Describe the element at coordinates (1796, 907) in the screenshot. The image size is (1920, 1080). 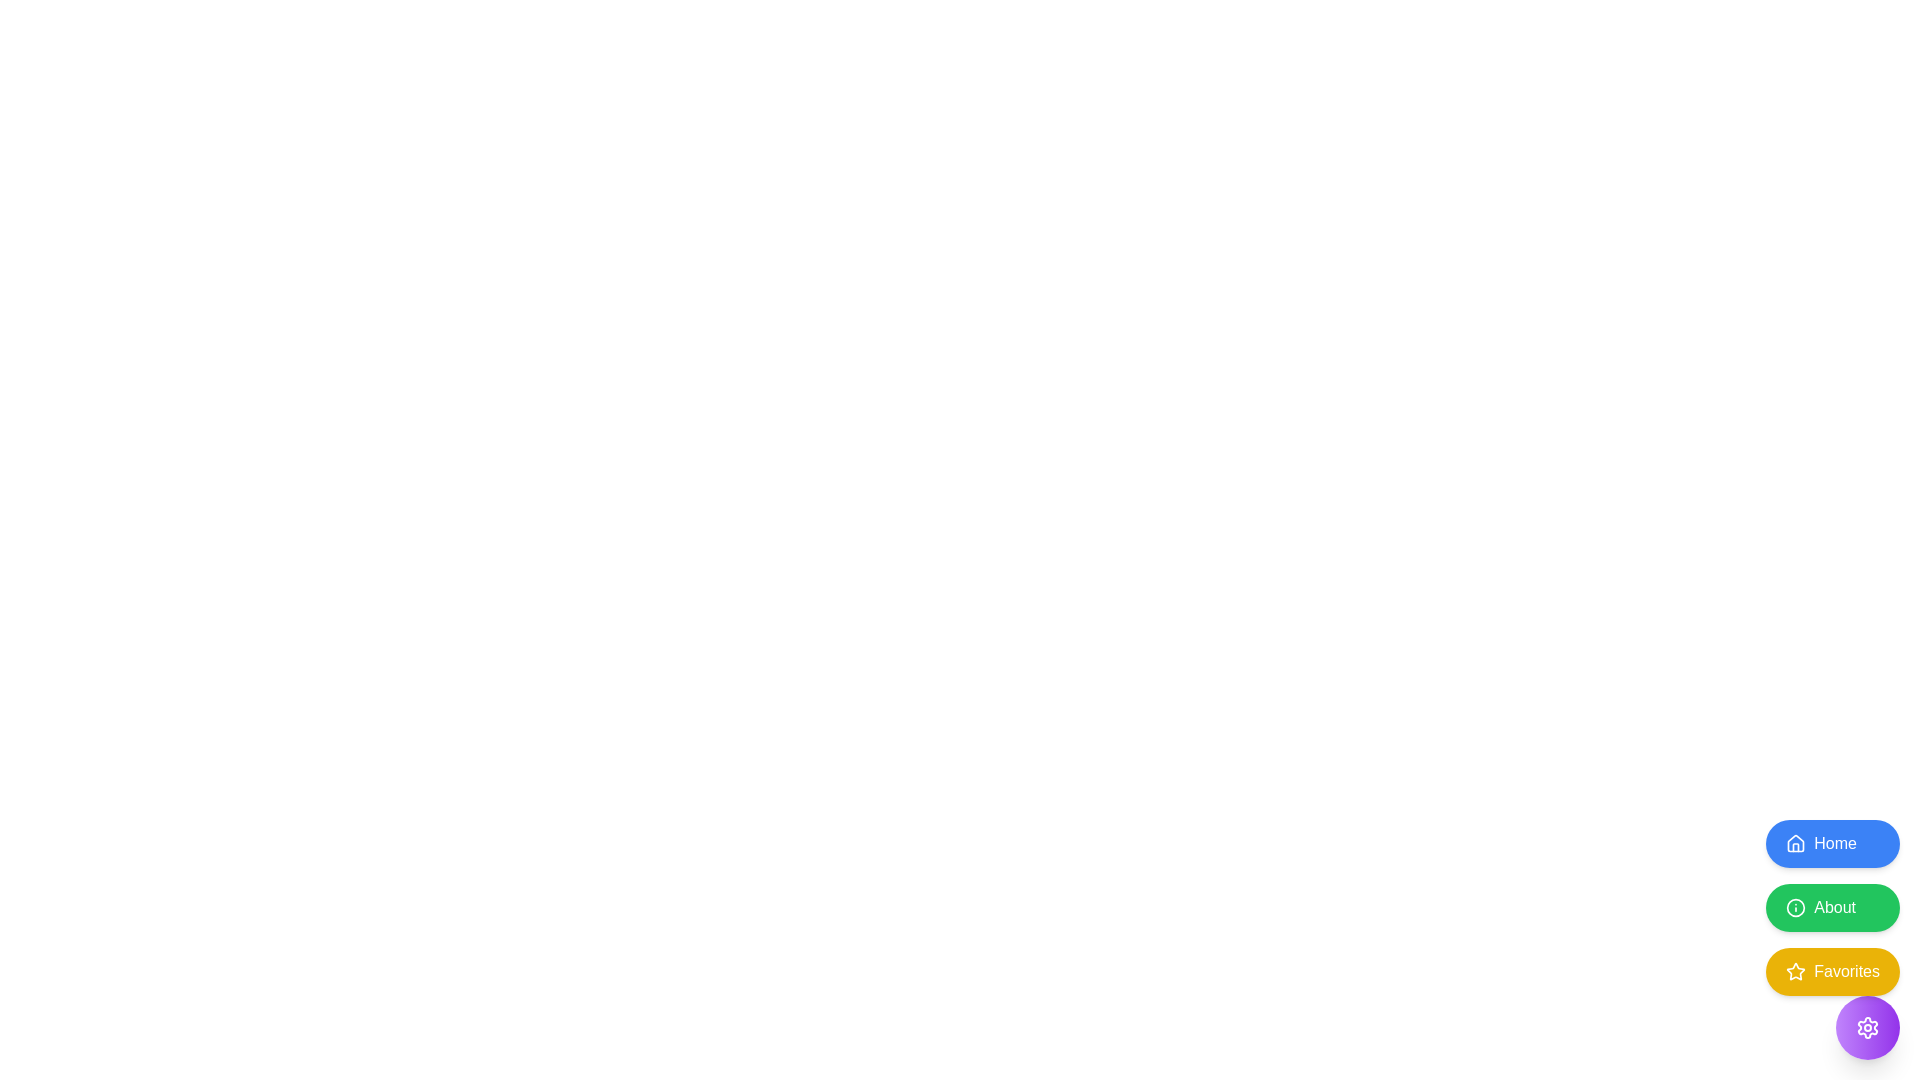
I see `the larger circular icon in the 'About' button` at that location.